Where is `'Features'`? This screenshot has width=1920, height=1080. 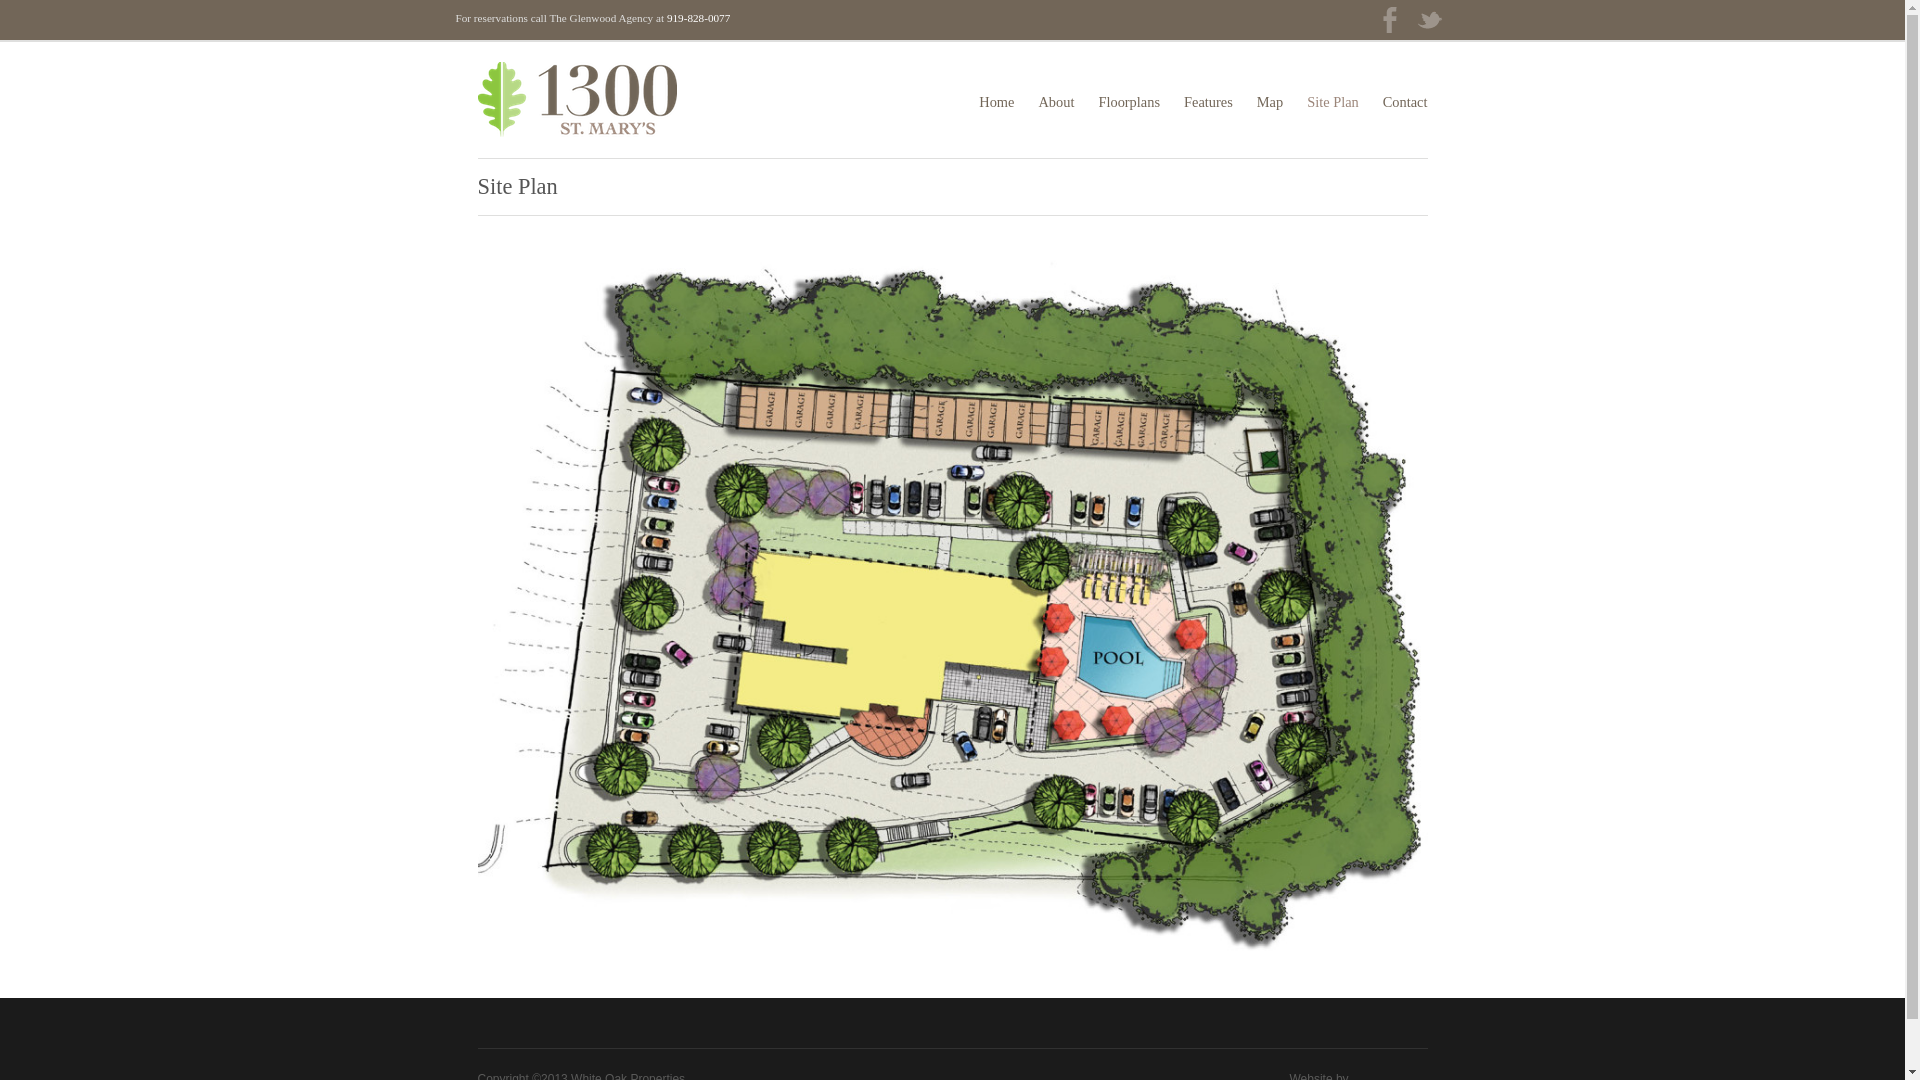 'Features' is located at coordinates (1207, 102).